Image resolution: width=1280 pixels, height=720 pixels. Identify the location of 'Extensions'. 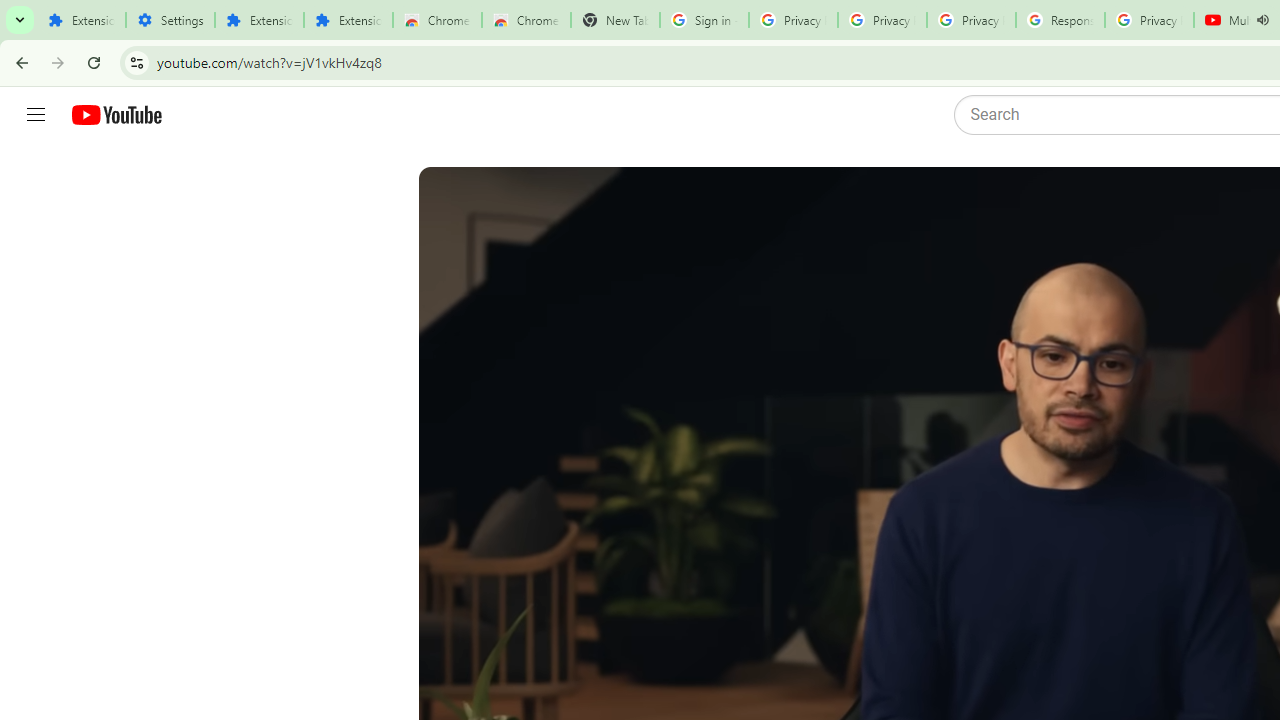
(348, 20).